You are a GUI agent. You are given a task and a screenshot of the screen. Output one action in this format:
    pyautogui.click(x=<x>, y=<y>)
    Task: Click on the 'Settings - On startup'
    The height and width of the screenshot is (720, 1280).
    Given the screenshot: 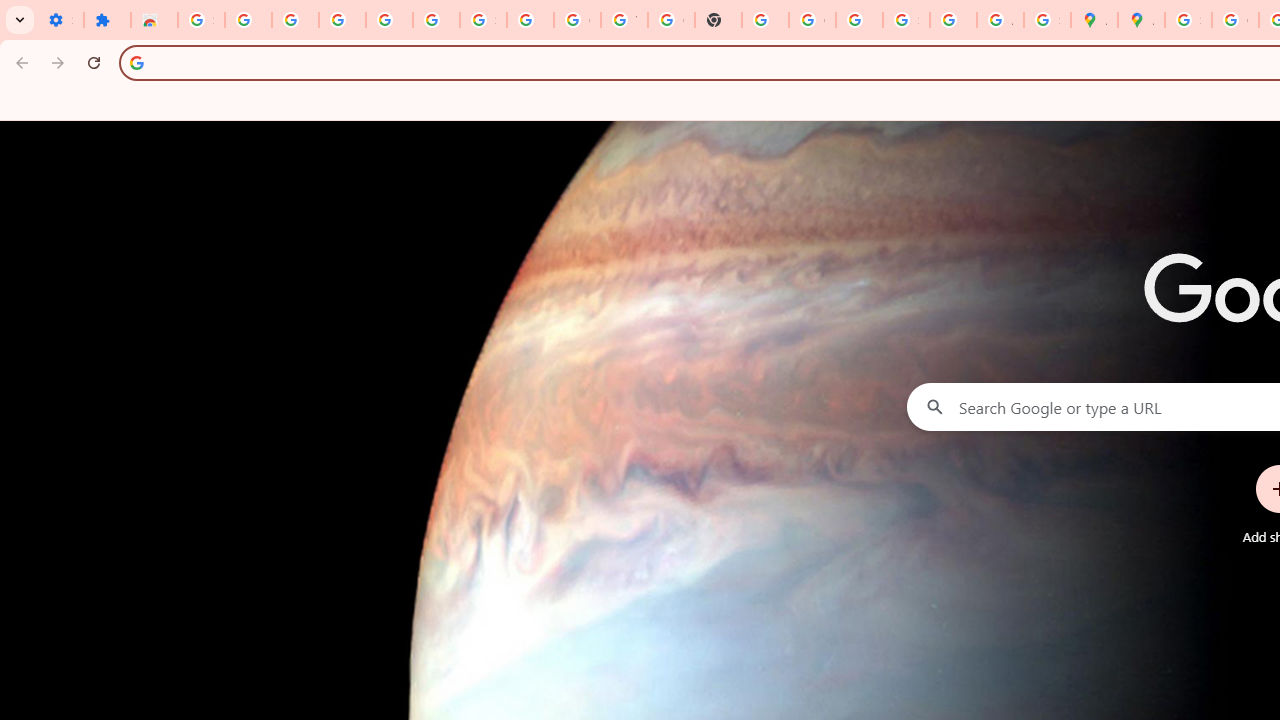 What is the action you would take?
    pyautogui.click(x=60, y=20)
    